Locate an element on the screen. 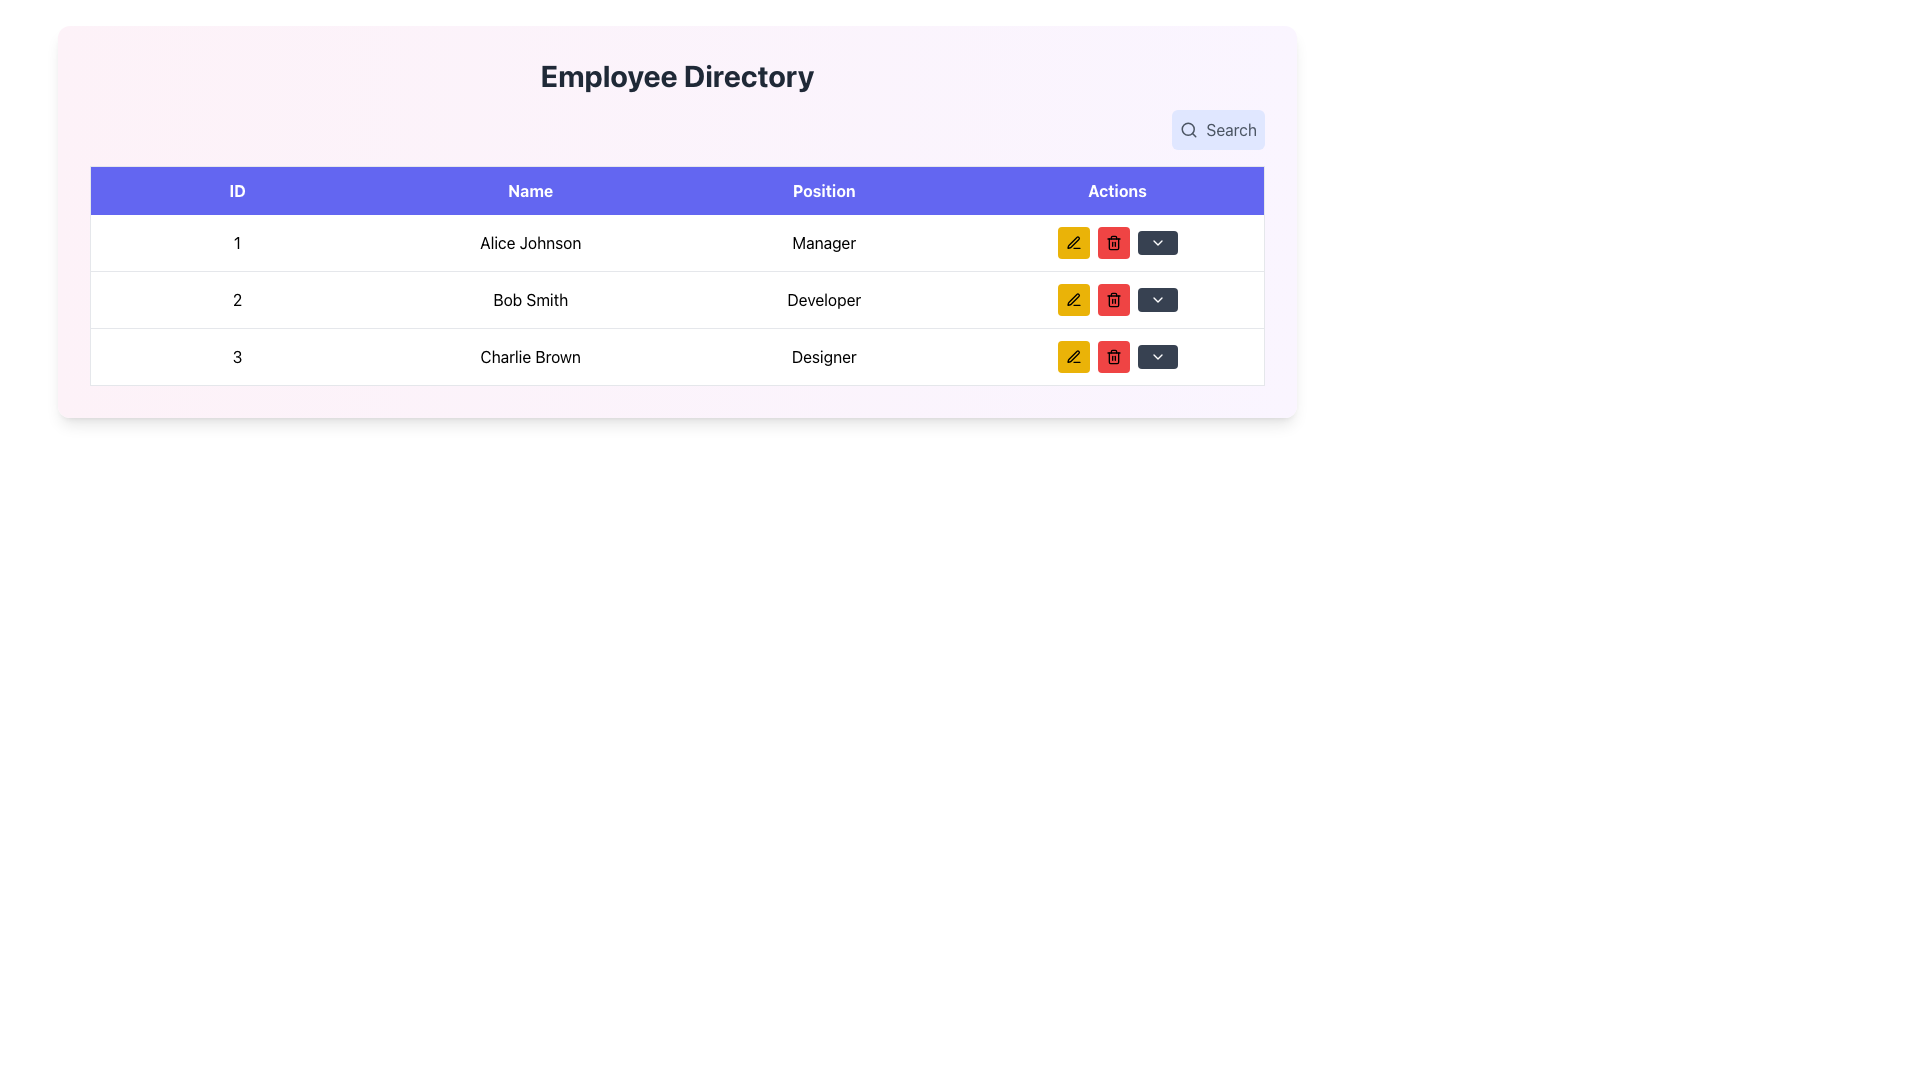 The height and width of the screenshot is (1080, 1920). the pen icon, which is a small vector graphic with a black stroke, located in the 'Actions' column to initiate an edit action is located at coordinates (1072, 241).